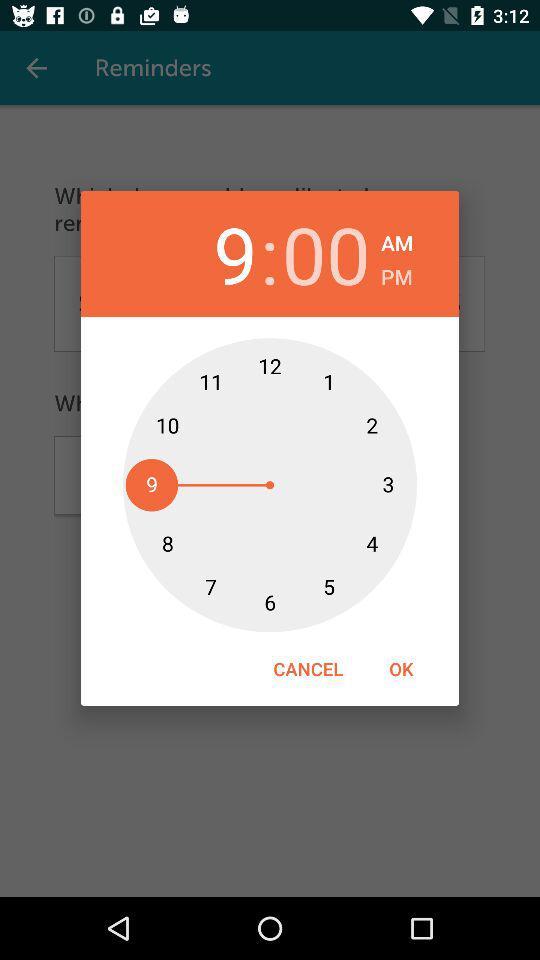 The width and height of the screenshot is (540, 960). I want to click on am icon, so click(397, 240).